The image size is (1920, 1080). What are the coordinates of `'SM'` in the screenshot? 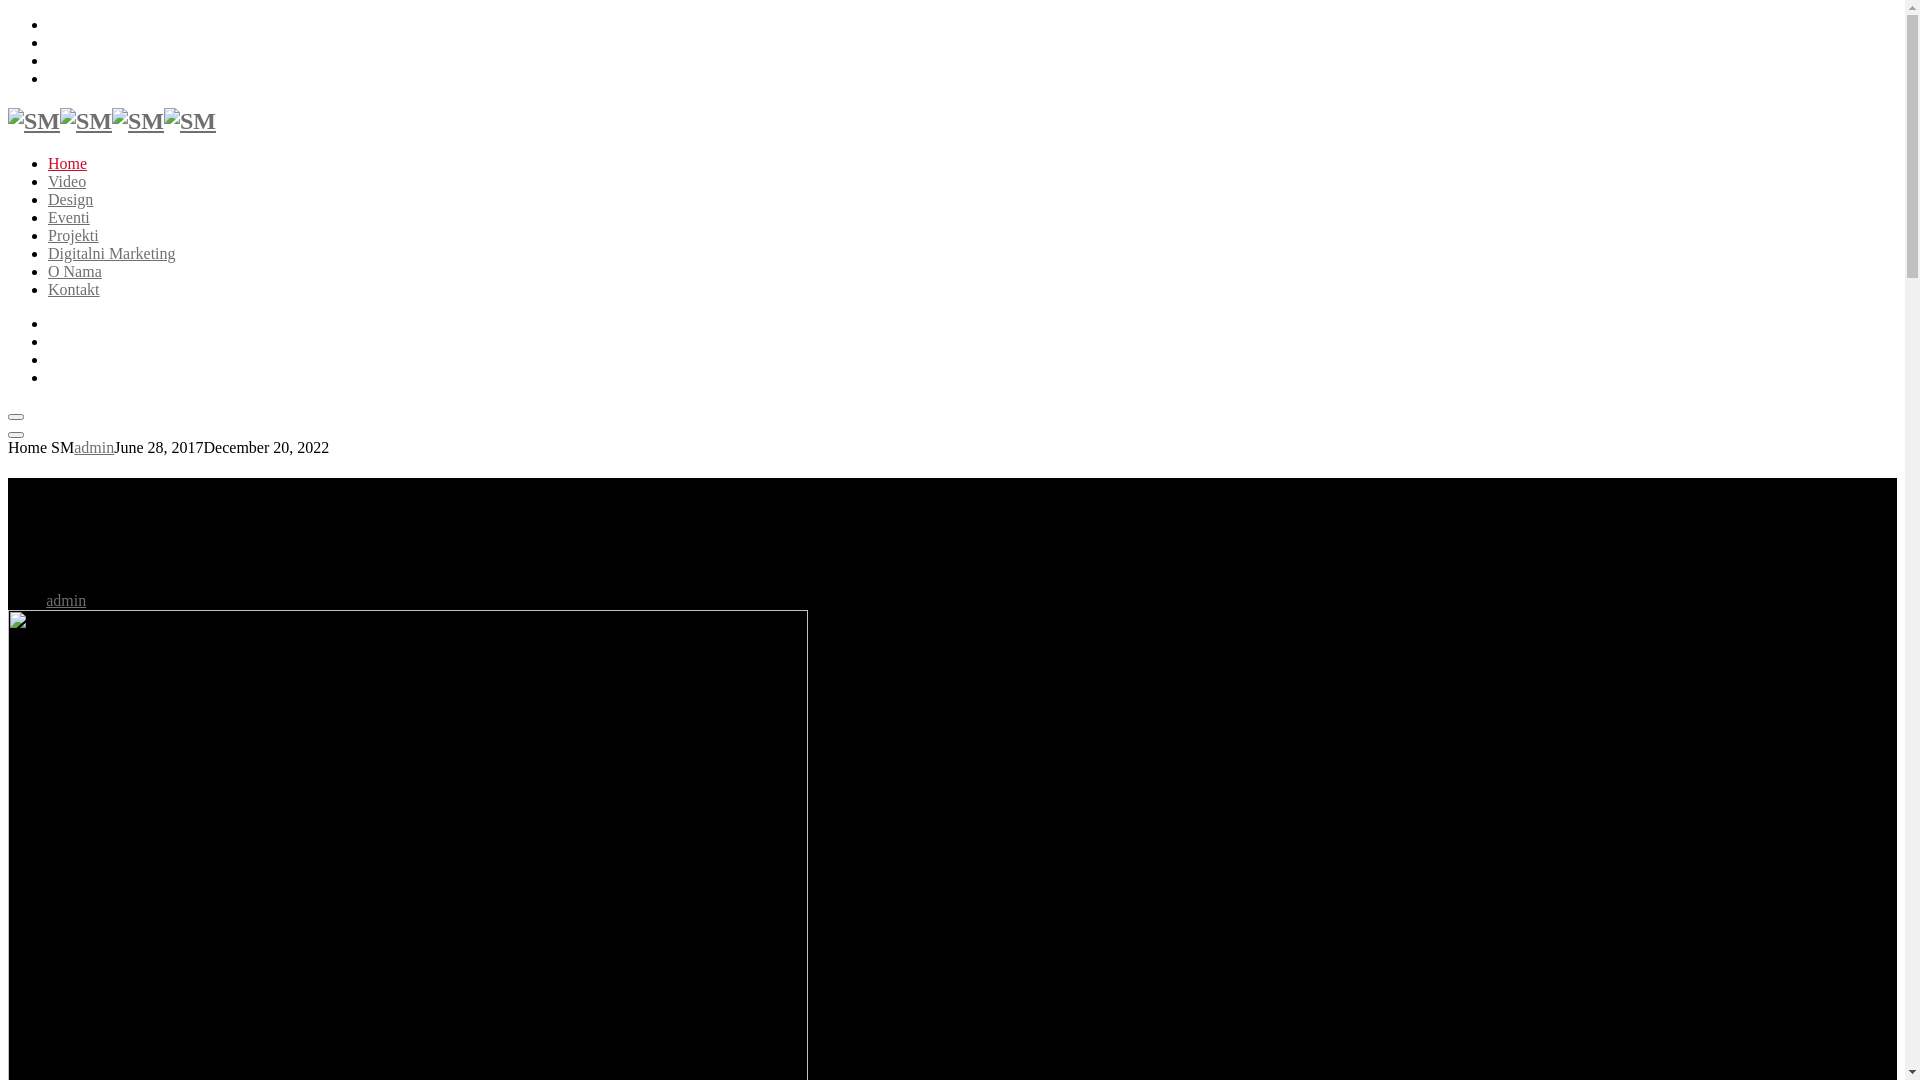 It's located at (59, 120).